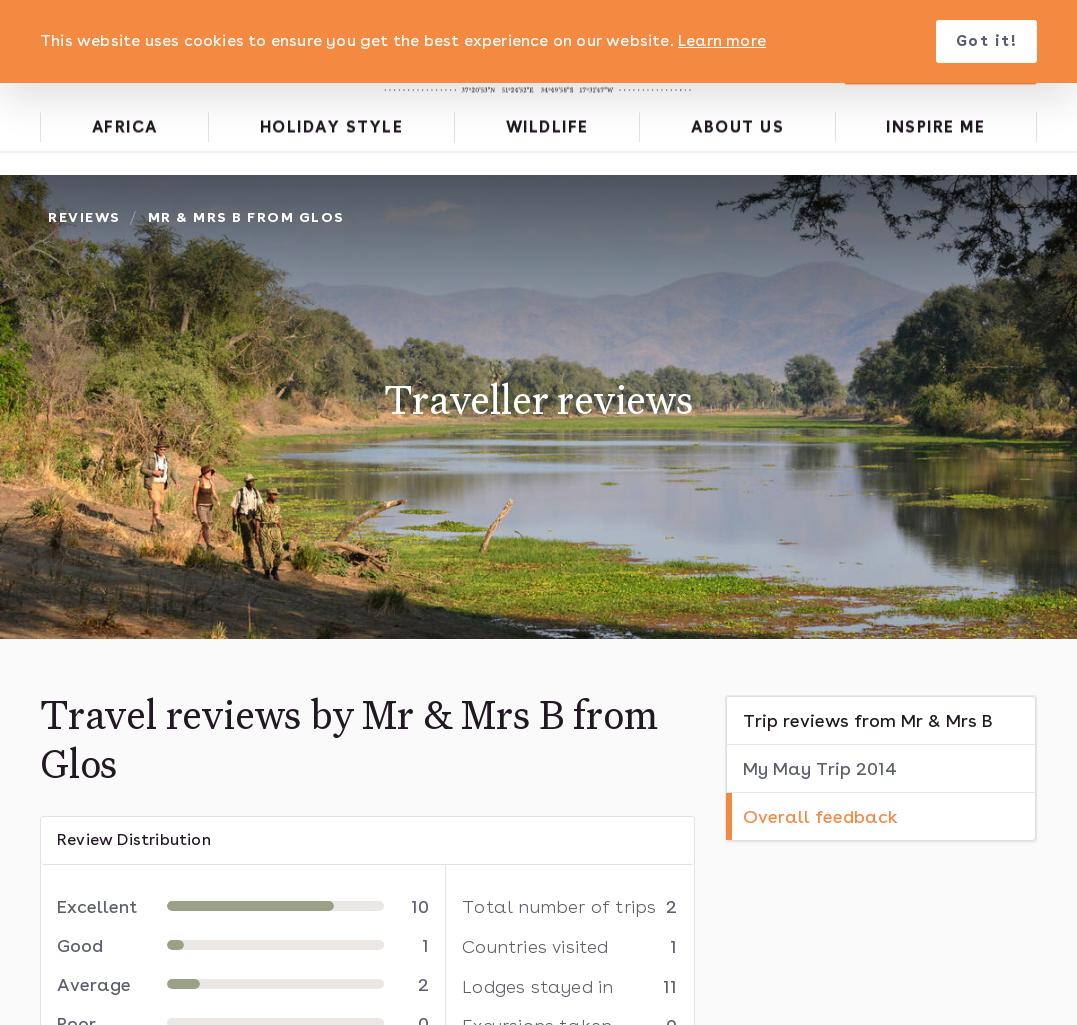 The height and width of the screenshot is (1025, 1077). What do you see at coordinates (347, 741) in the screenshot?
I see `'Travel reviews by Mr & Mrs B from Glos'` at bounding box center [347, 741].